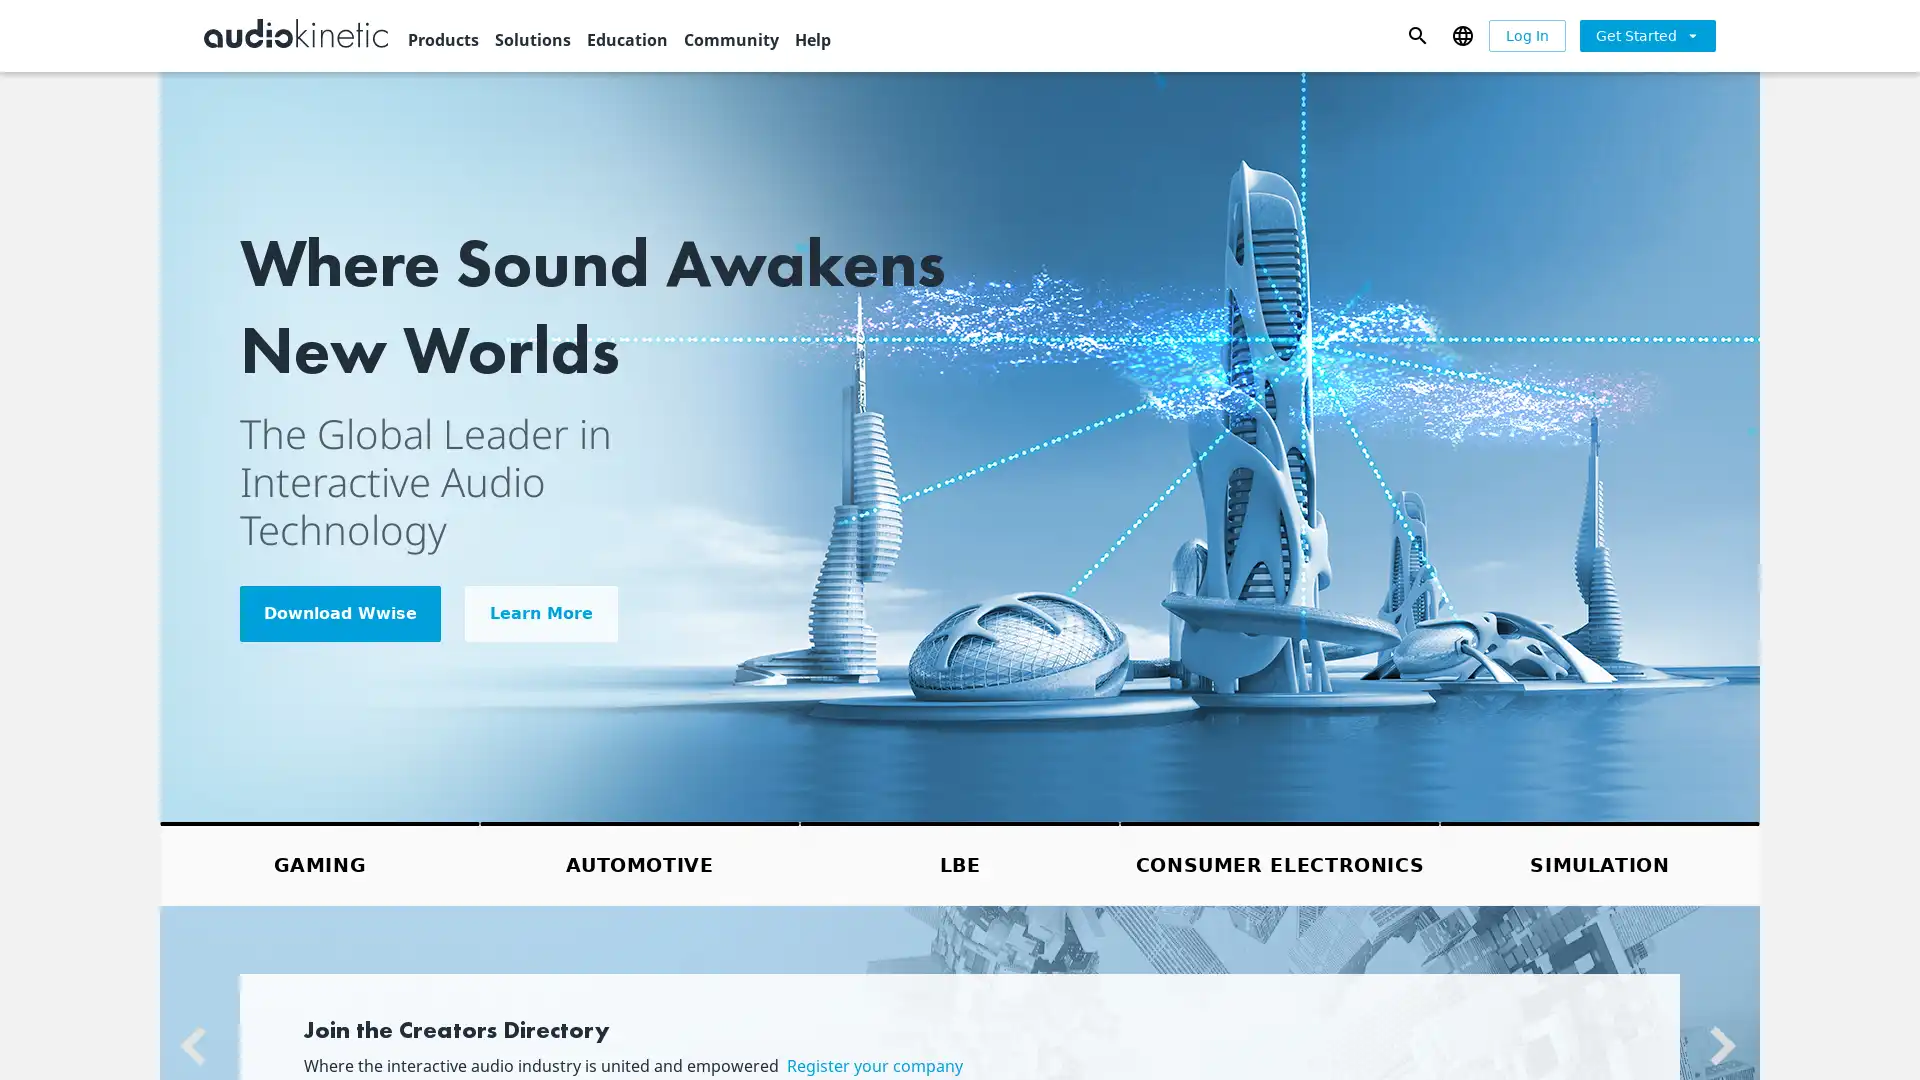 This screenshot has height=1080, width=1920. I want to click on Download Wwise, so click(340, 612).